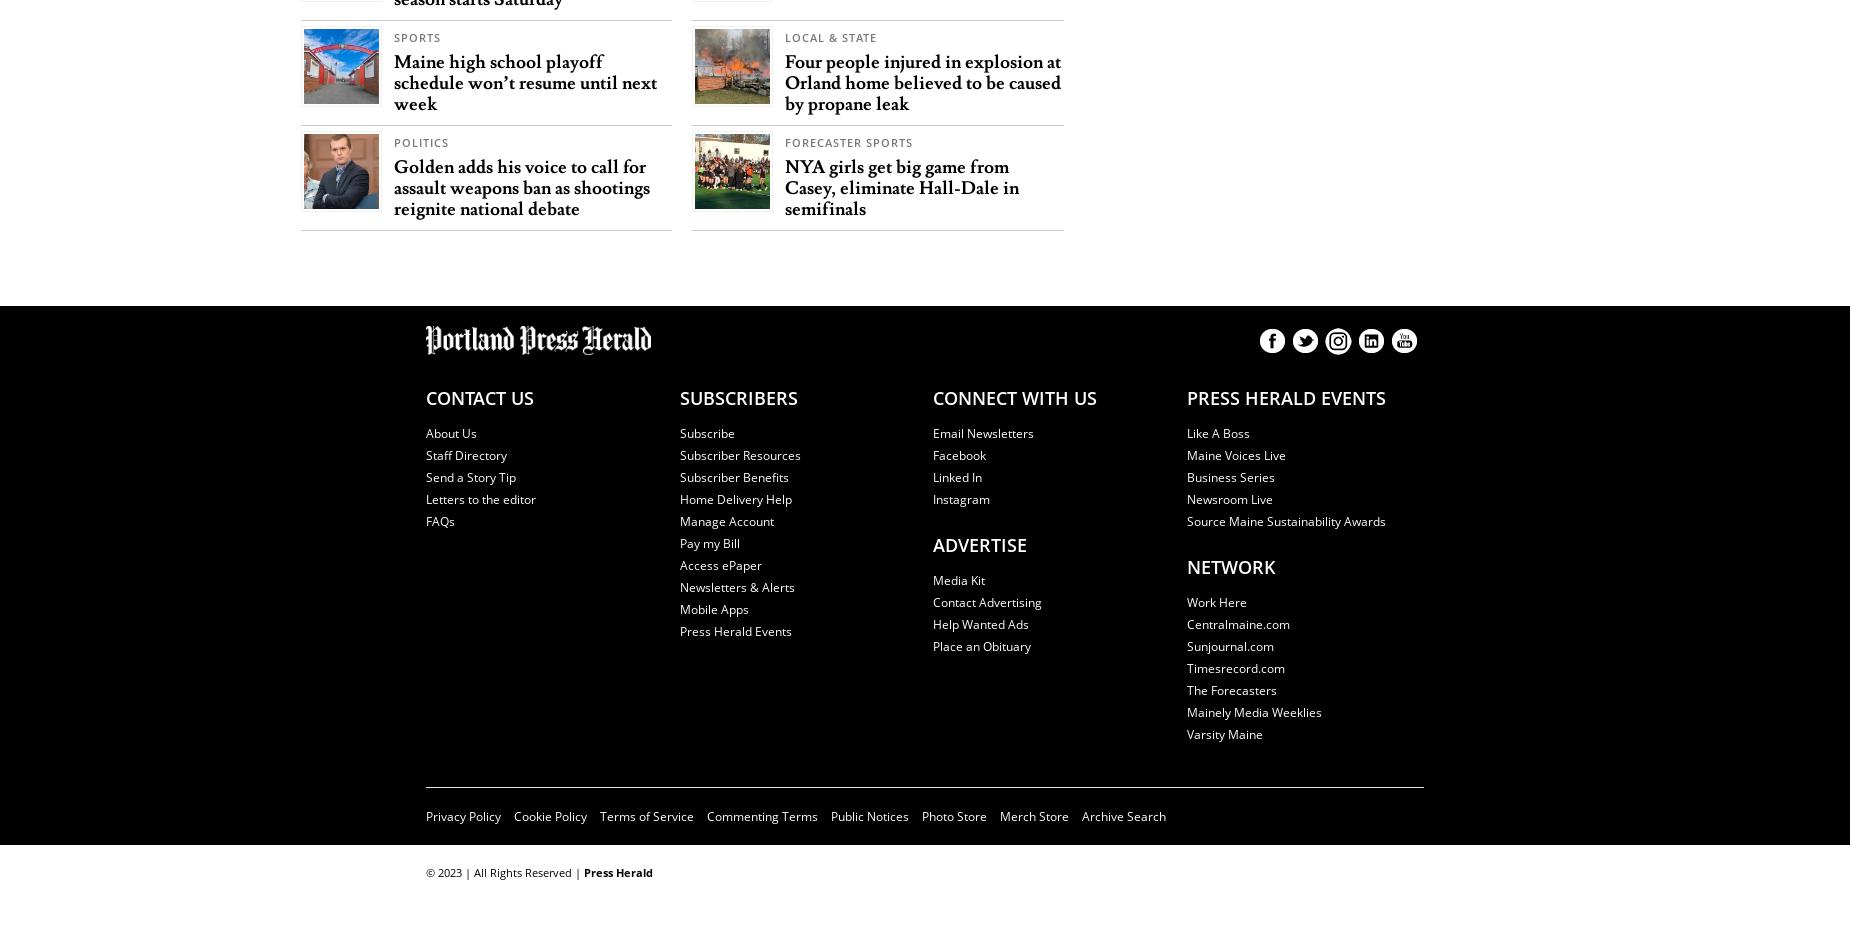  Describe the element at coordinates (1185, 644) in the screenshot. I see `'Sunjournal.com'` at that location.